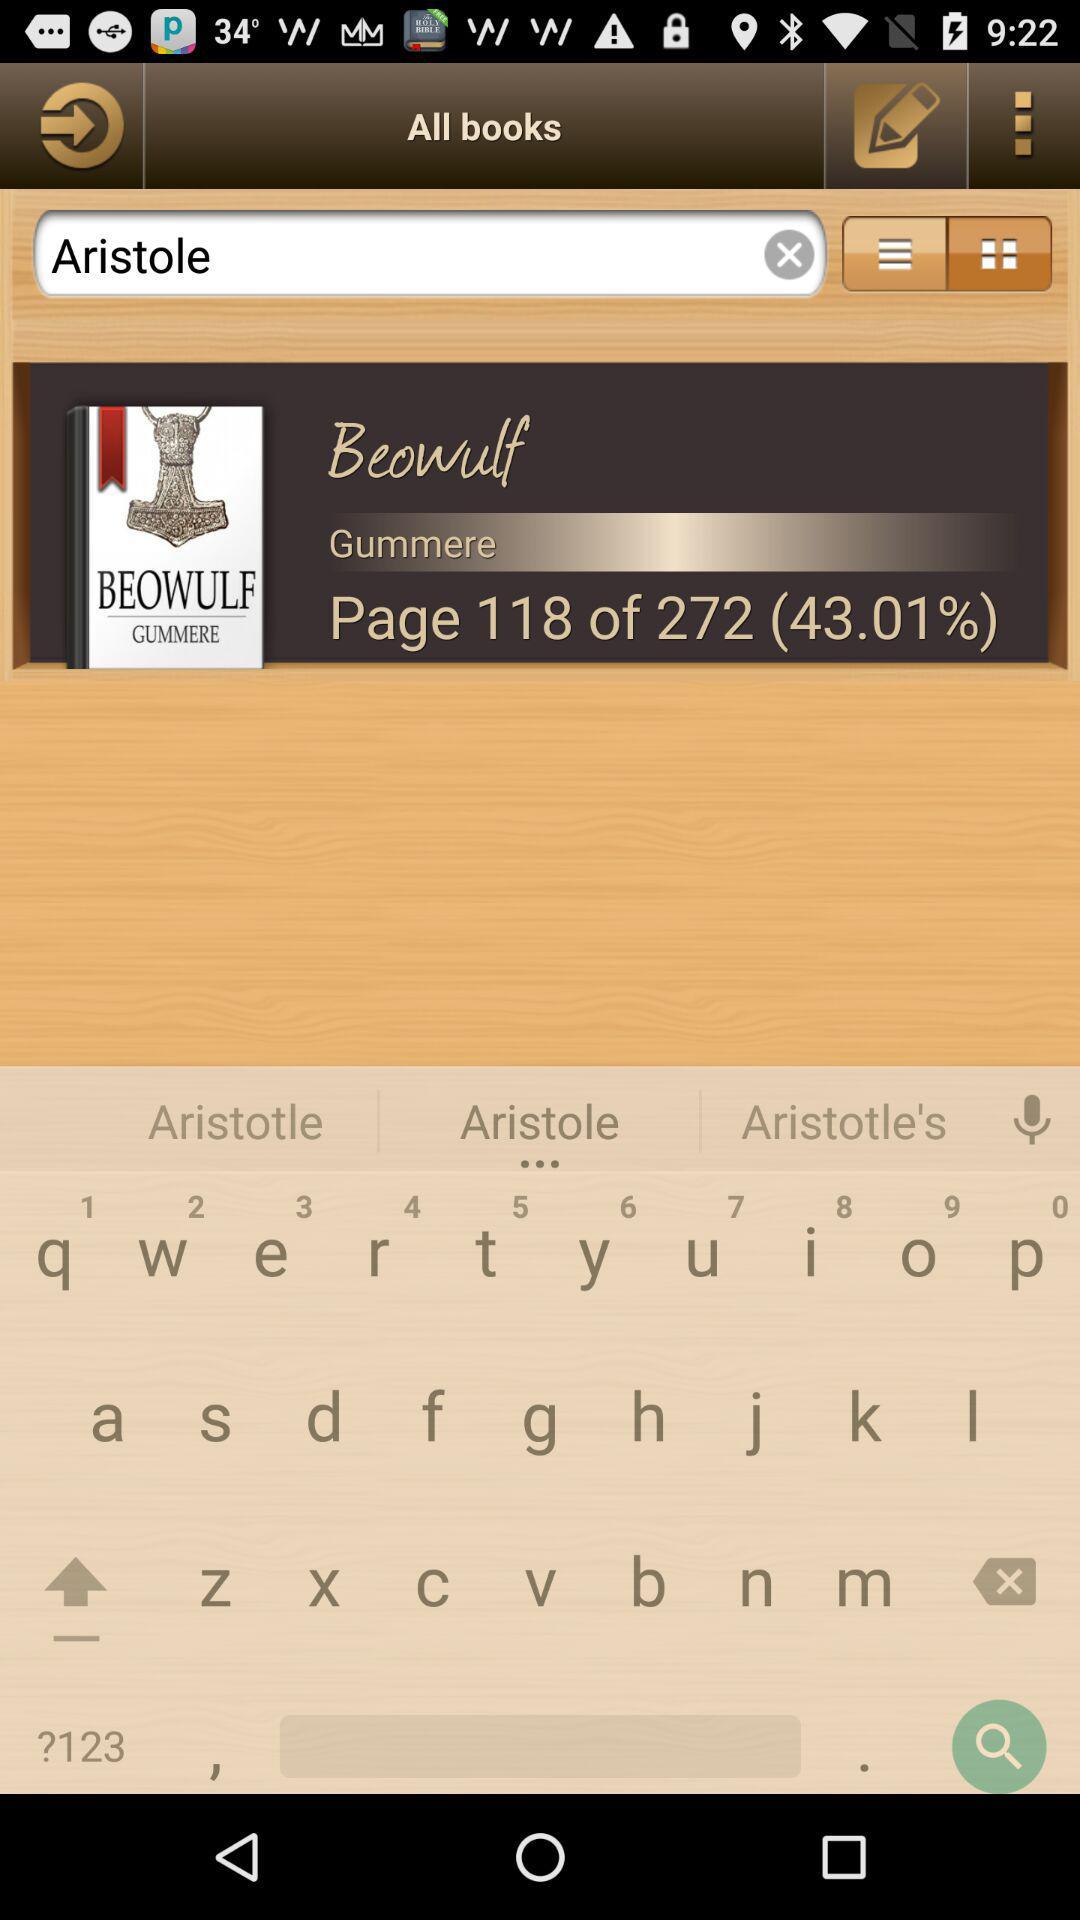  What do you see at coordinates (896, 133) in the screenshot?
I see `the edit icon` at bounding box center [896, 133].